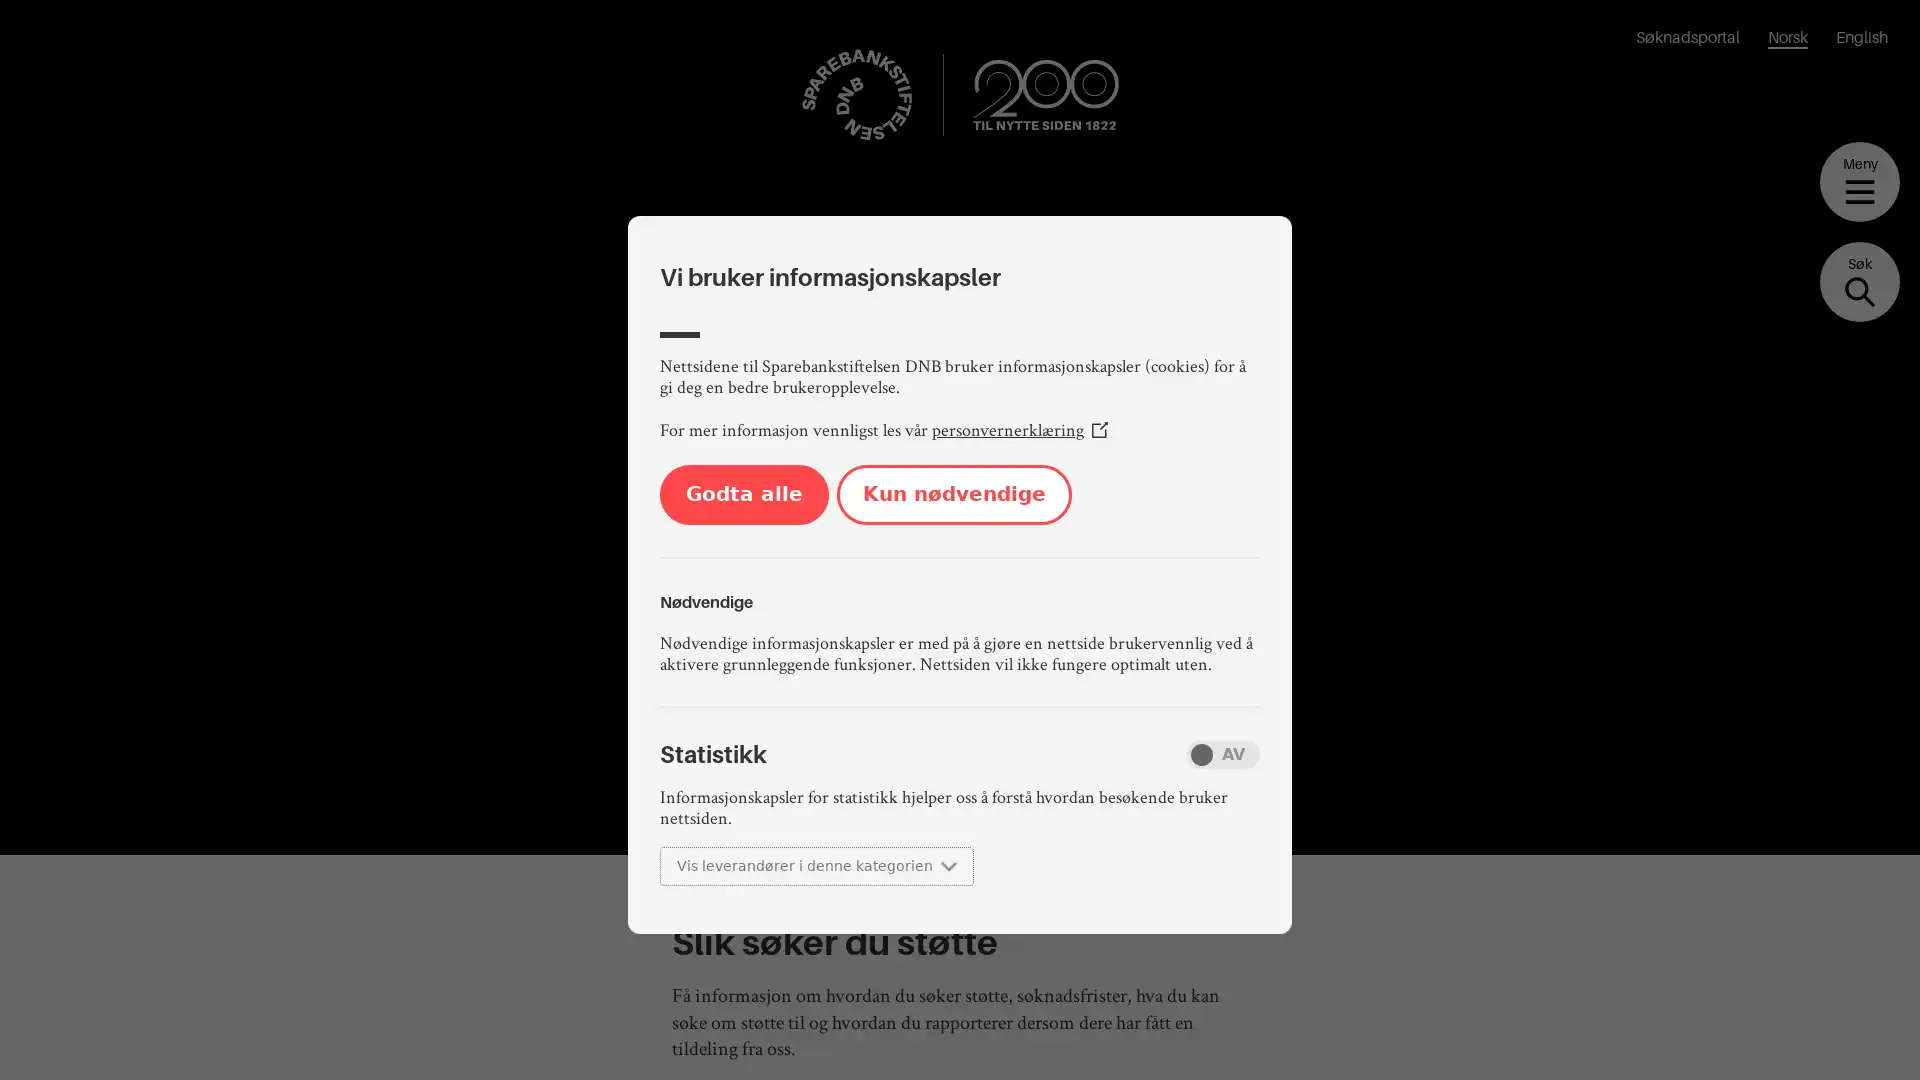 This screenshot has width=1920, height=1080. What do you see at coordinates (816, 865) in the screenshot?
I see `Vis leverandrer i denne kategorien` at bounding box center [816, 865].